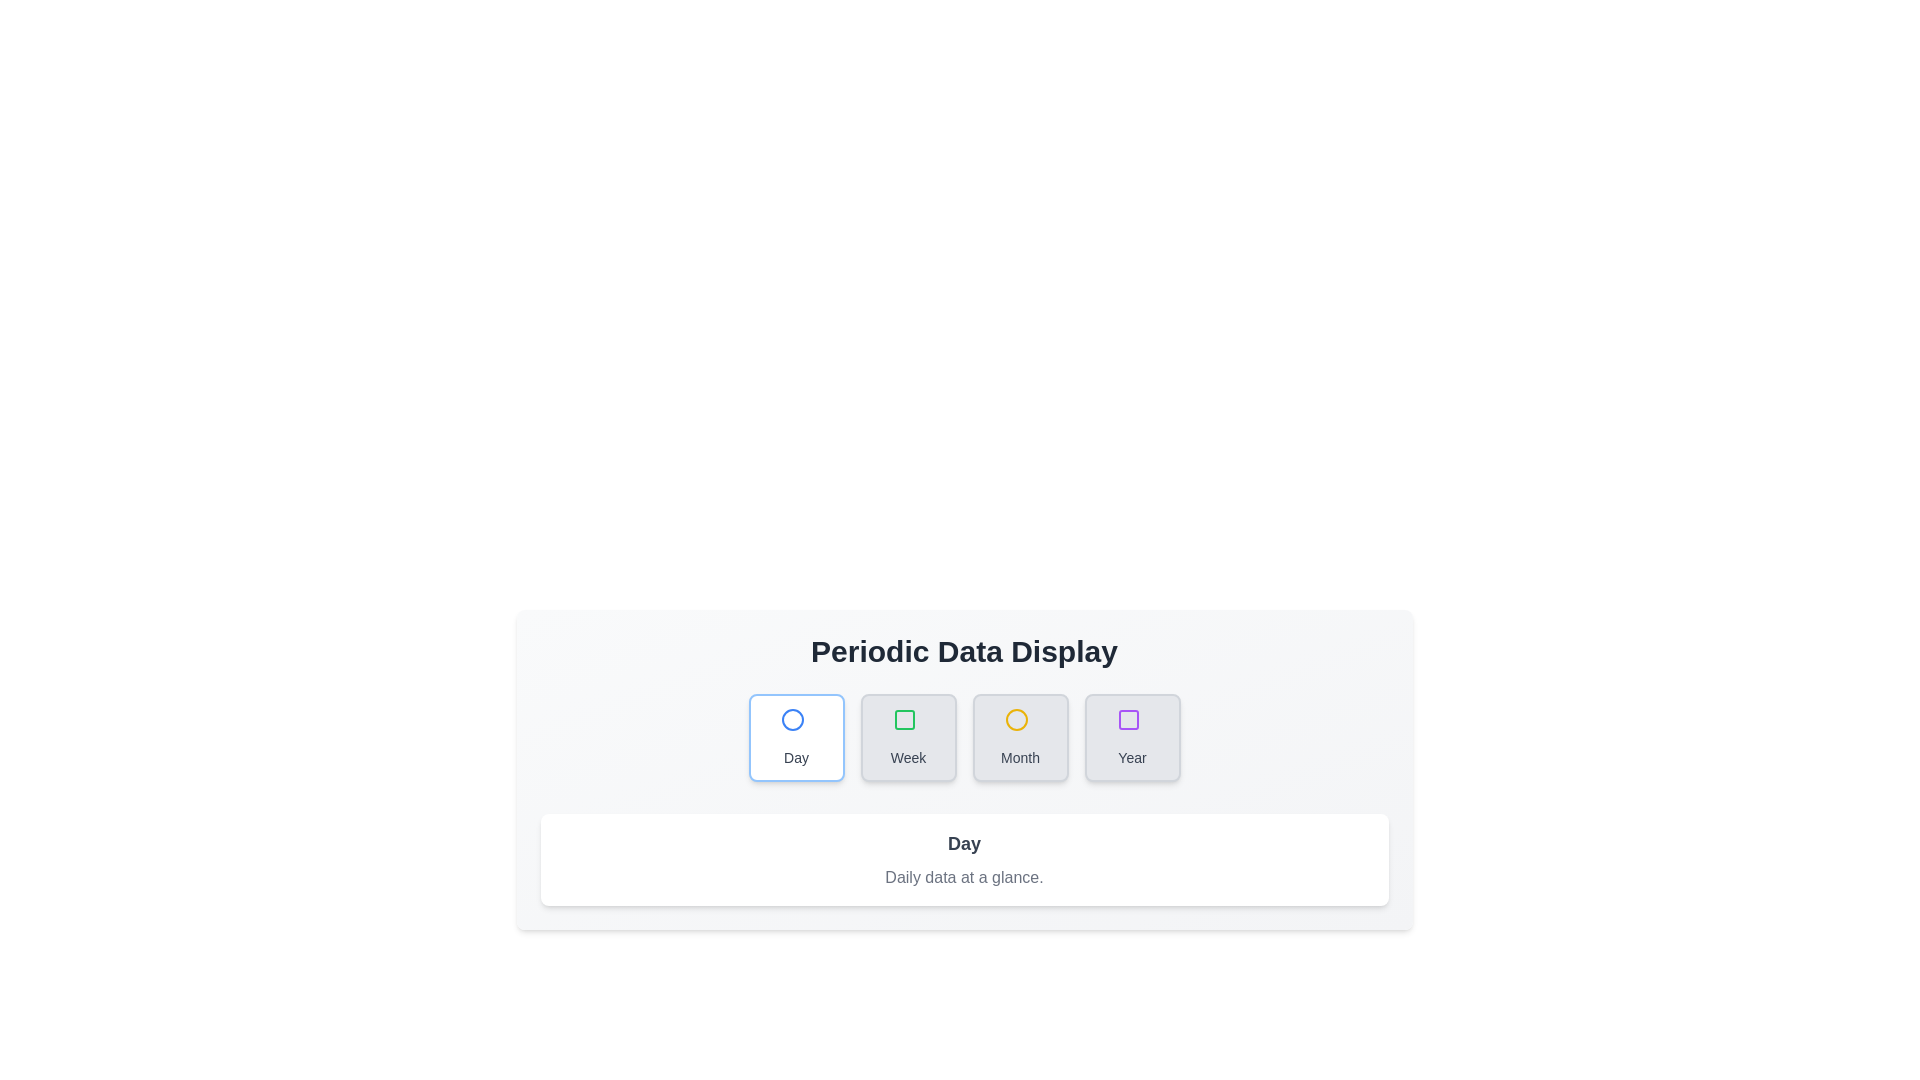 Image resolution: width=1920 pixels, height=1080 pixels. Describe the element at coordinates (1128, 720) in the screenshot. I see `the 'Year' view button with an icon, the fourth button in the row below 'Periodic Data Display'` at that location.